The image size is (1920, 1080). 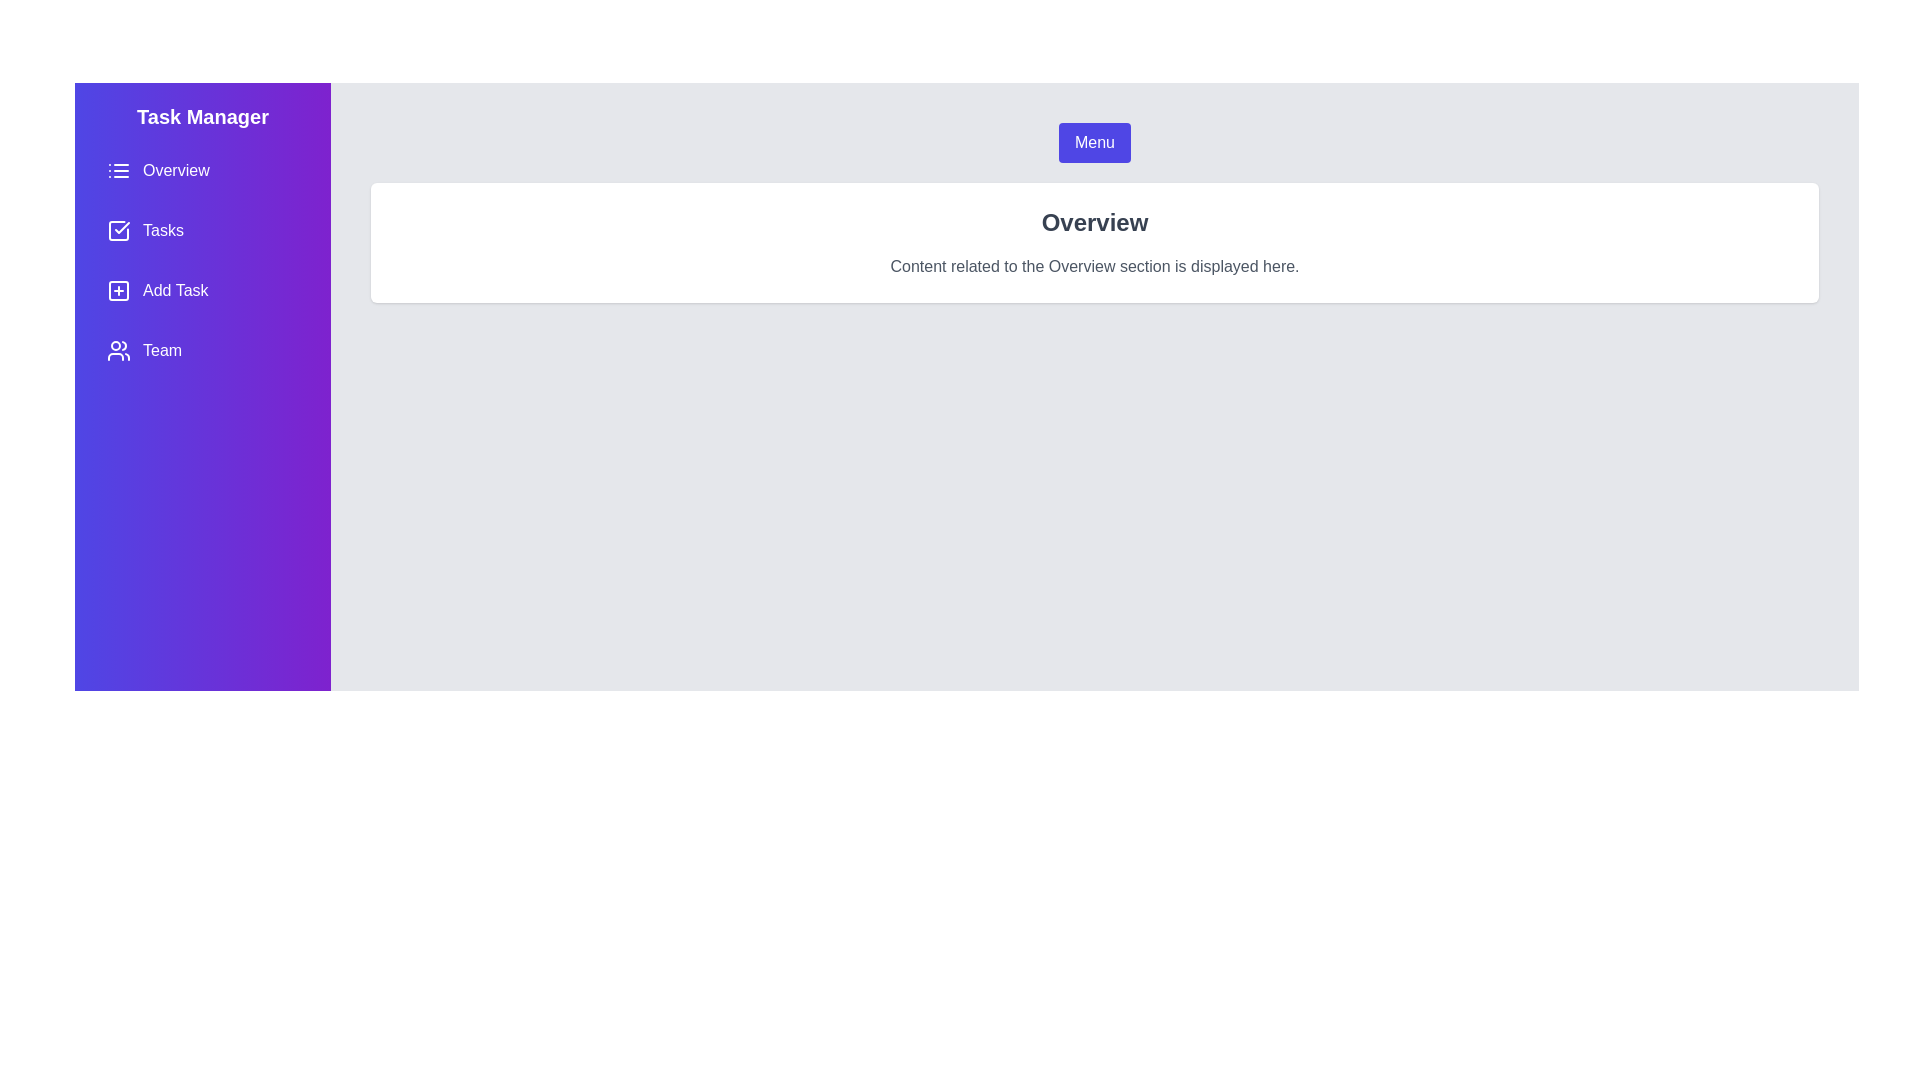 I want to click on the sidebar entry labeled Tasks to navigate to that section, so click(x=202, y=230).